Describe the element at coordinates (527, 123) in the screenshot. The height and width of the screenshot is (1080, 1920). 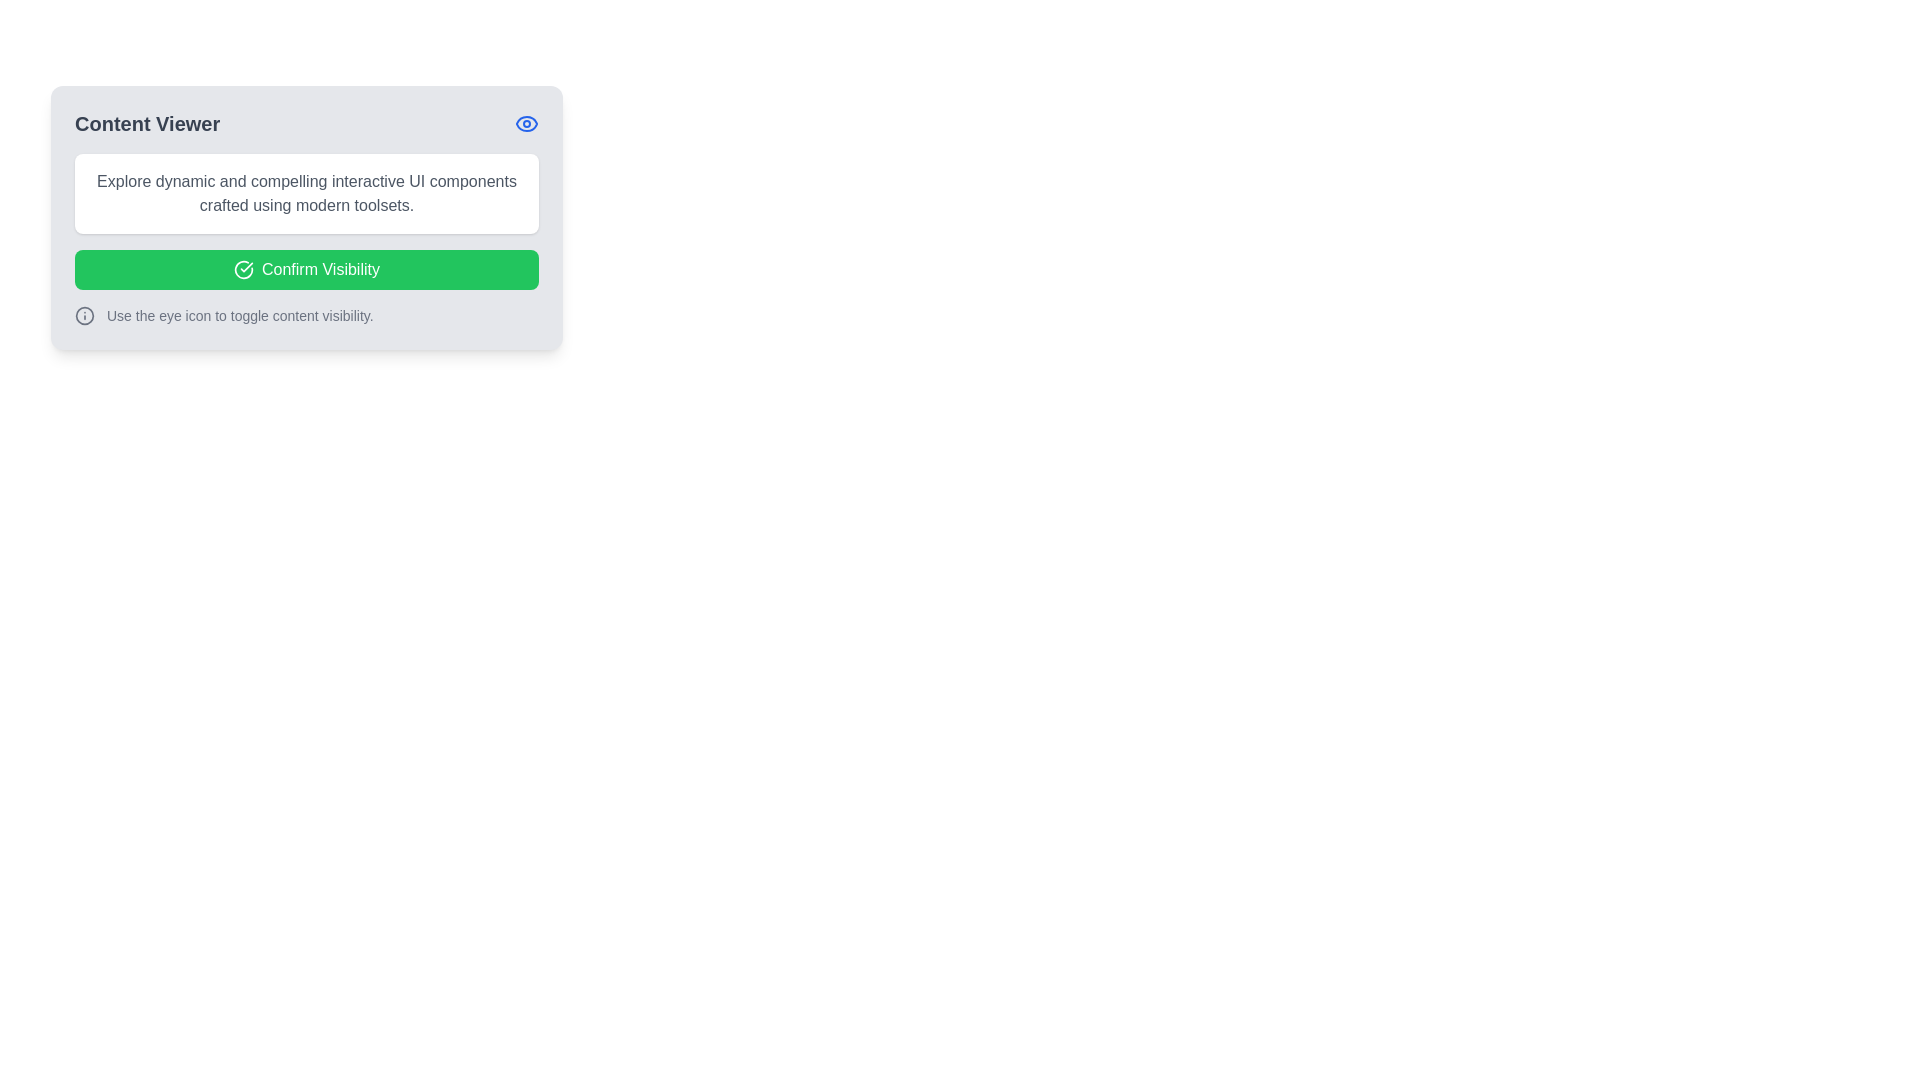
I see `the elliptical outline part of the eye icon located` at that location.